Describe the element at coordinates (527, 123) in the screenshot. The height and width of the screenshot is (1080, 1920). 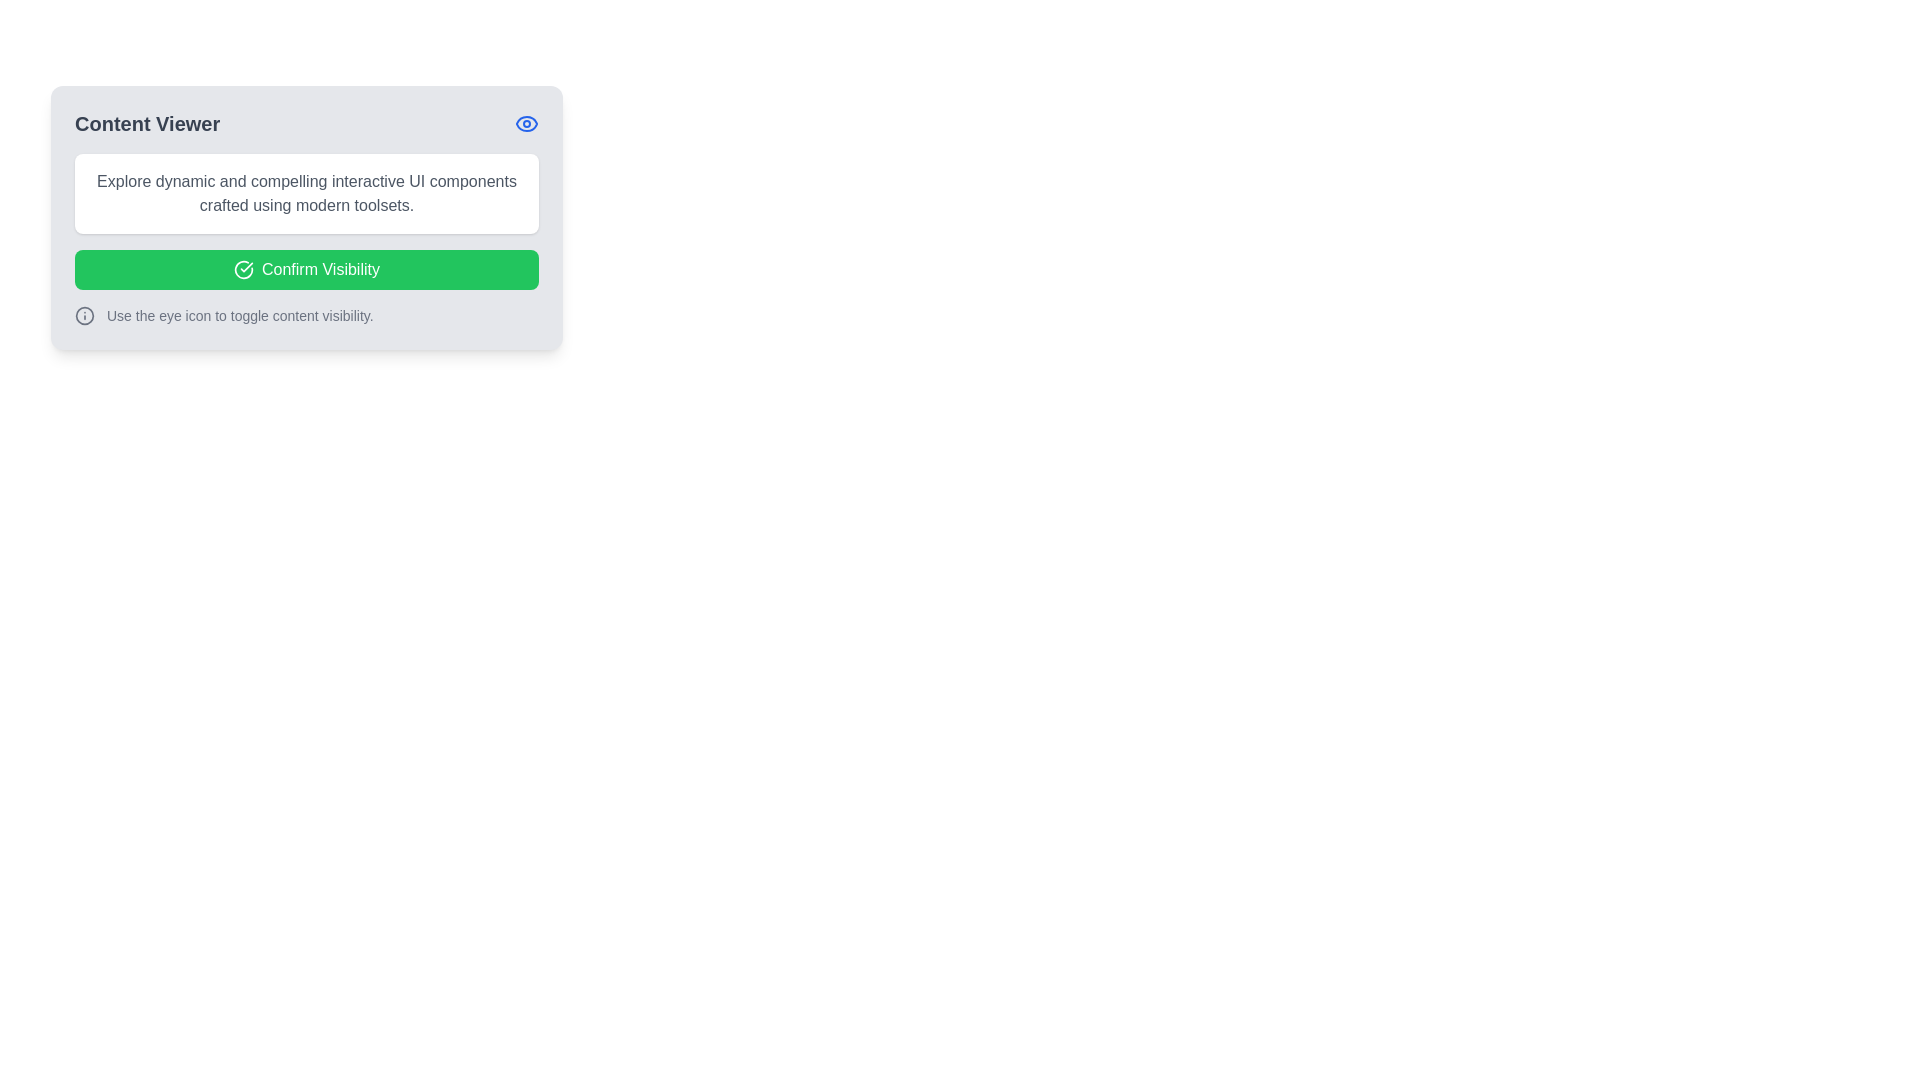
I see `the elliptical outline part of the eye icon located` at that location.